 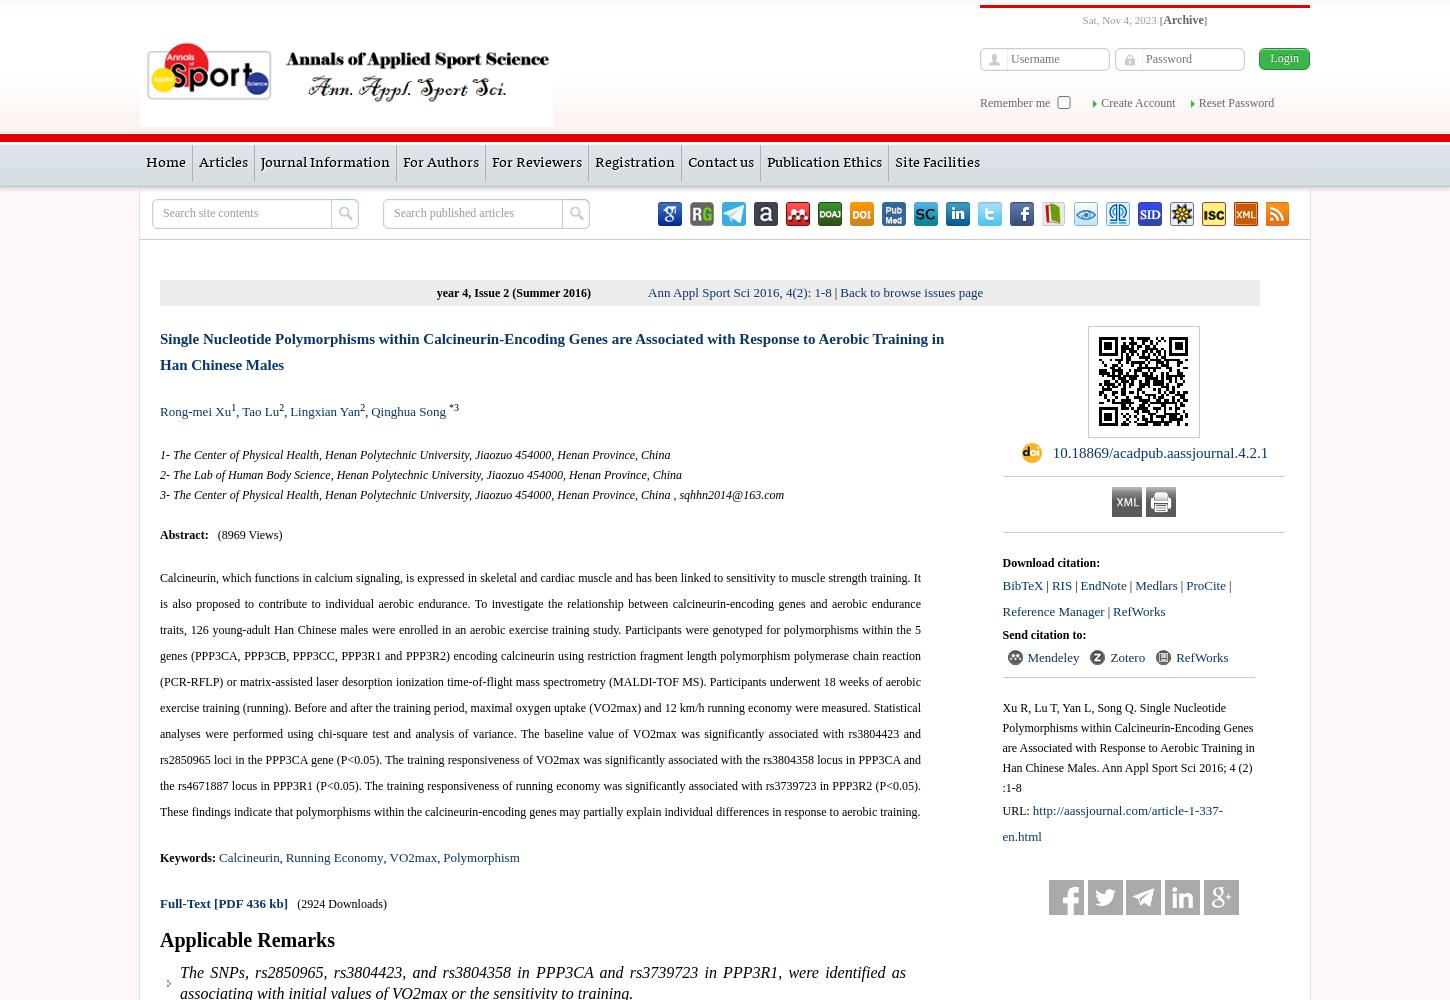 What do you see at coordinates (739, 292) in the screenshot?
I see `'Ann Appl Sport Sci 2016, 4(2): 1-8'` at bounding box center [739, 292].